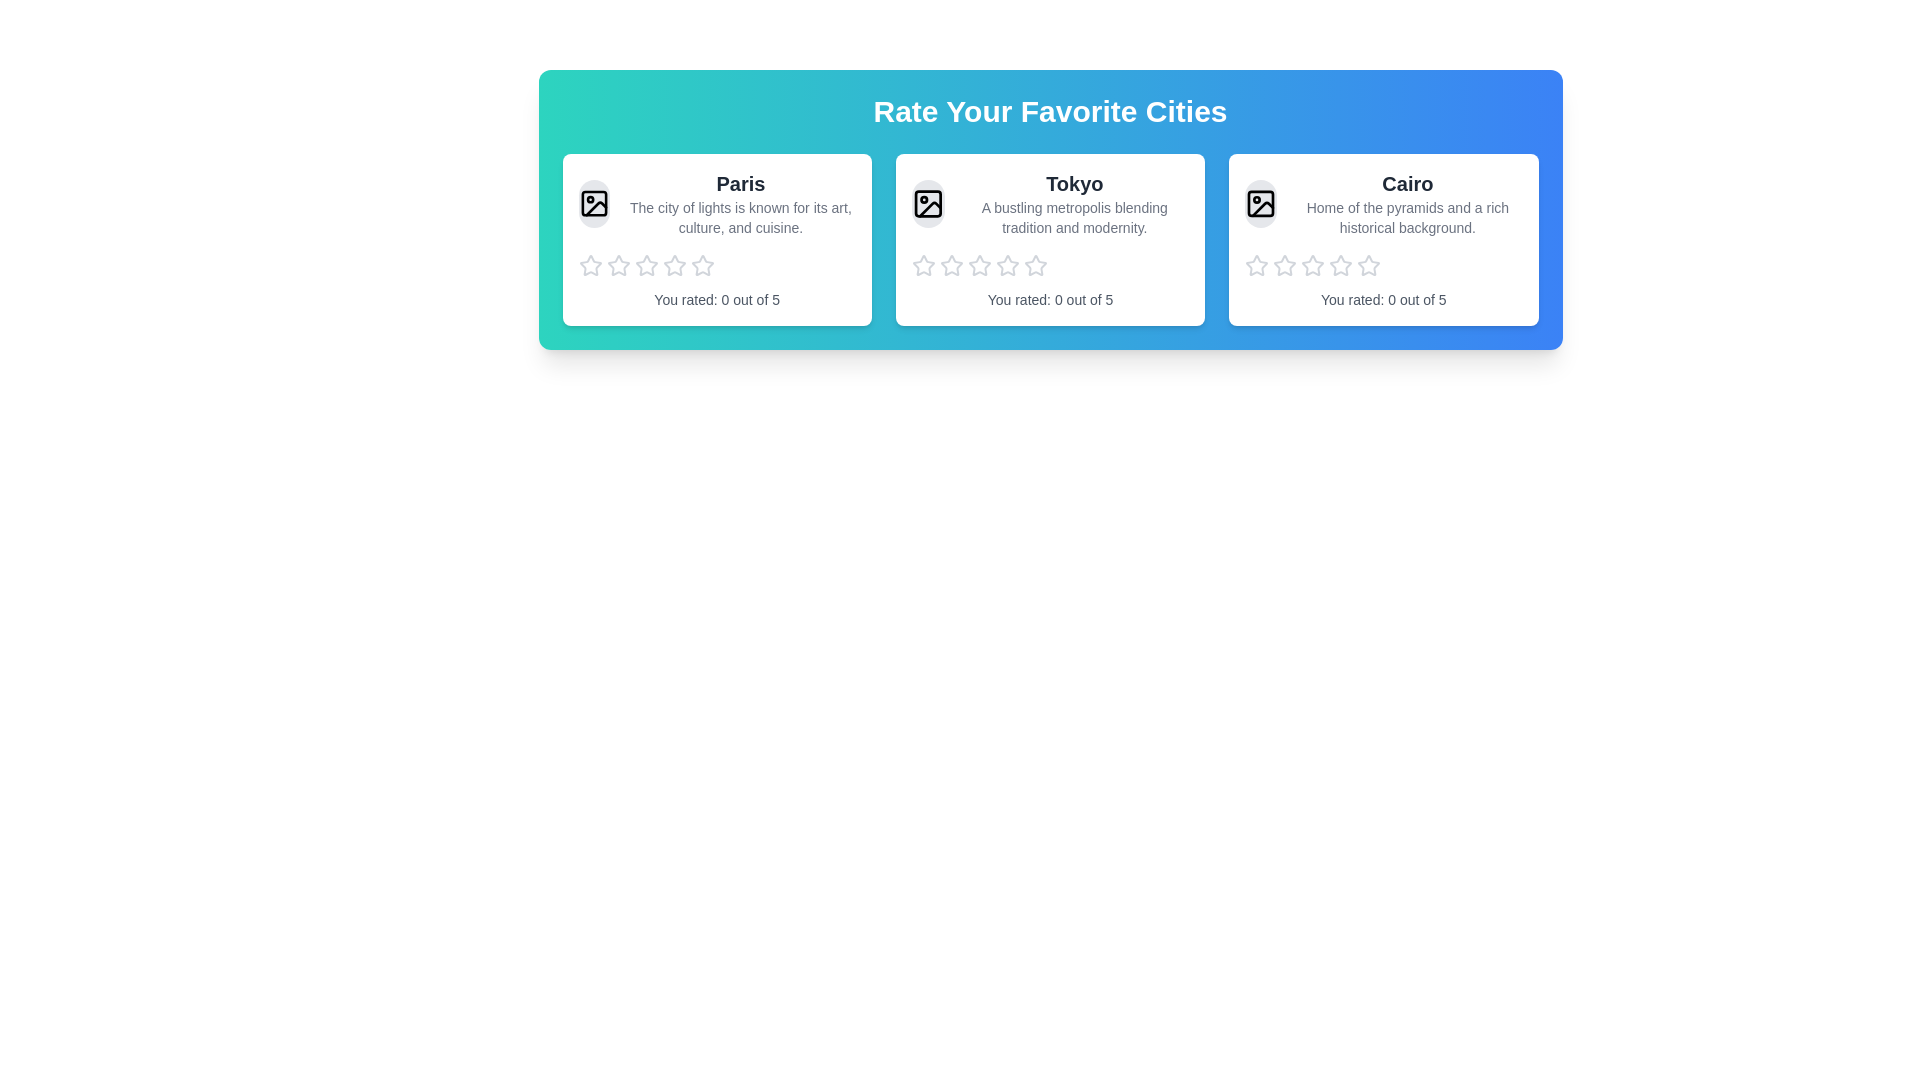 Image resolution: width=1920 pixels, height=1080 pixels. I want to click on the SVG Icon located centrally within the circular icon area of the 'Tokyo' card, which is the second card in the row of cards, so click(929, 209).